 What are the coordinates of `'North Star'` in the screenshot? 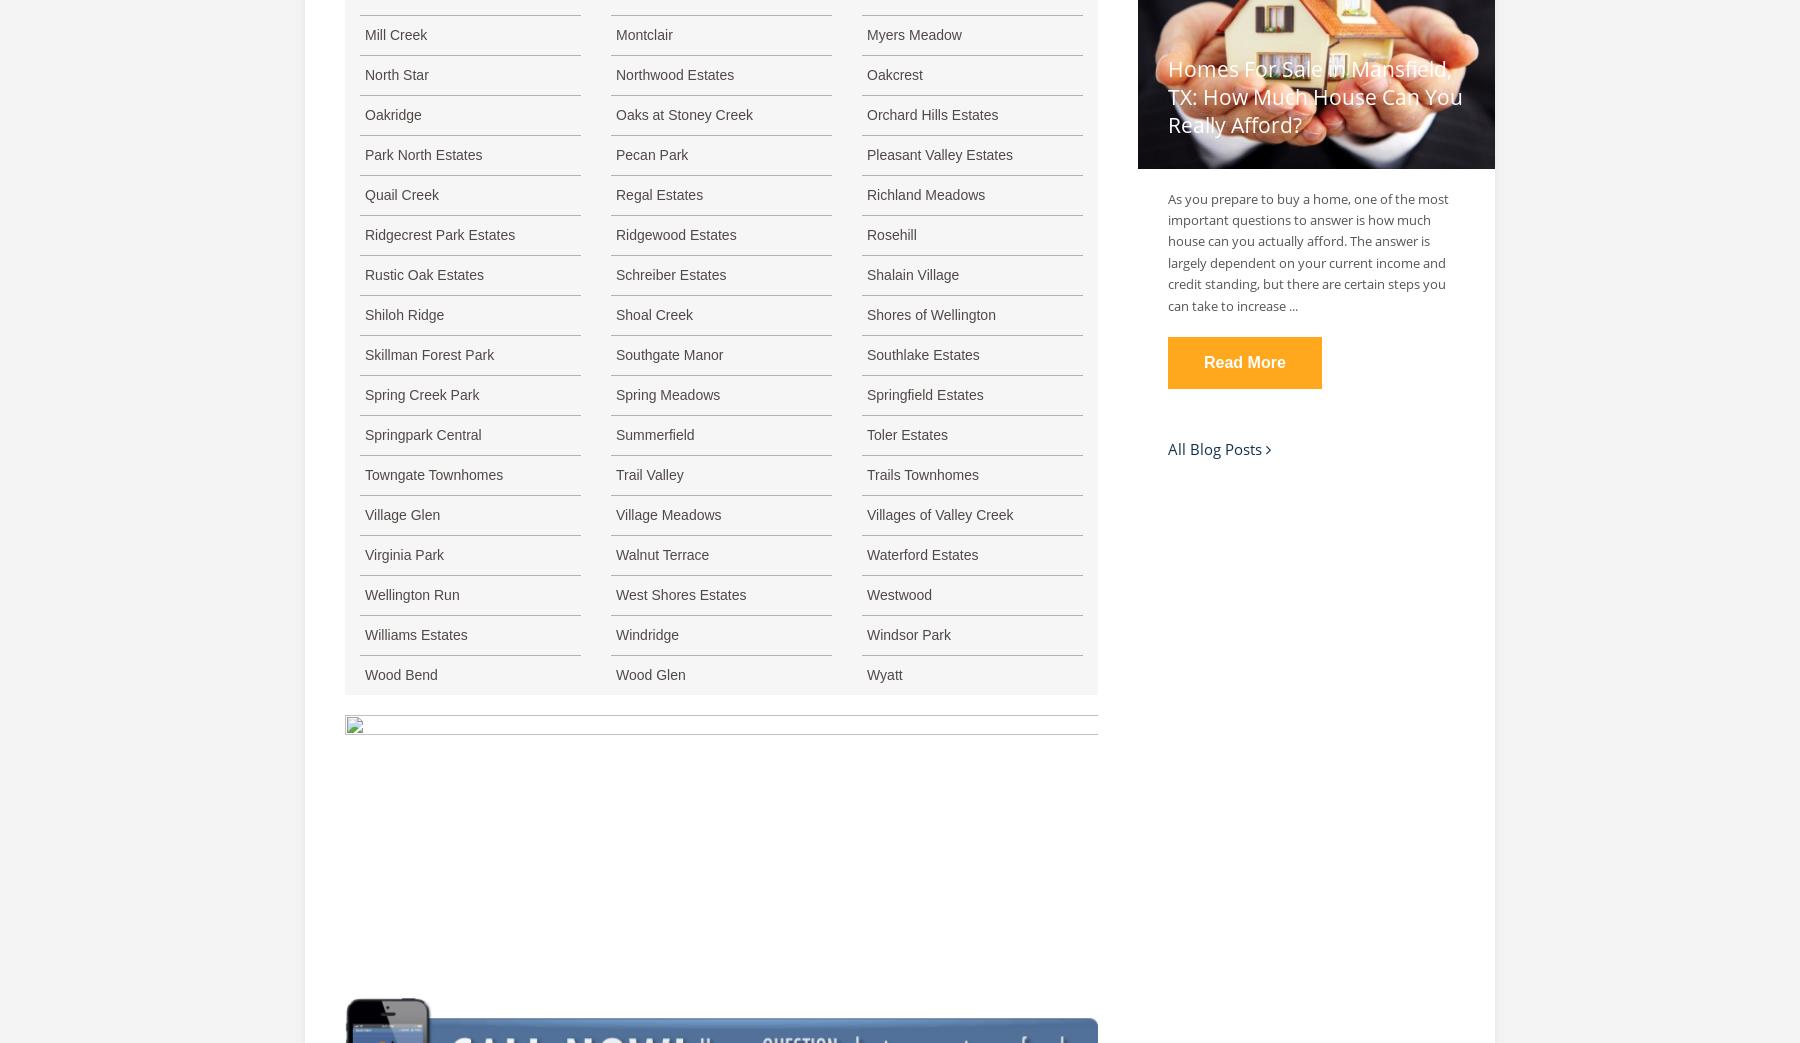 It's located at (396, 73).